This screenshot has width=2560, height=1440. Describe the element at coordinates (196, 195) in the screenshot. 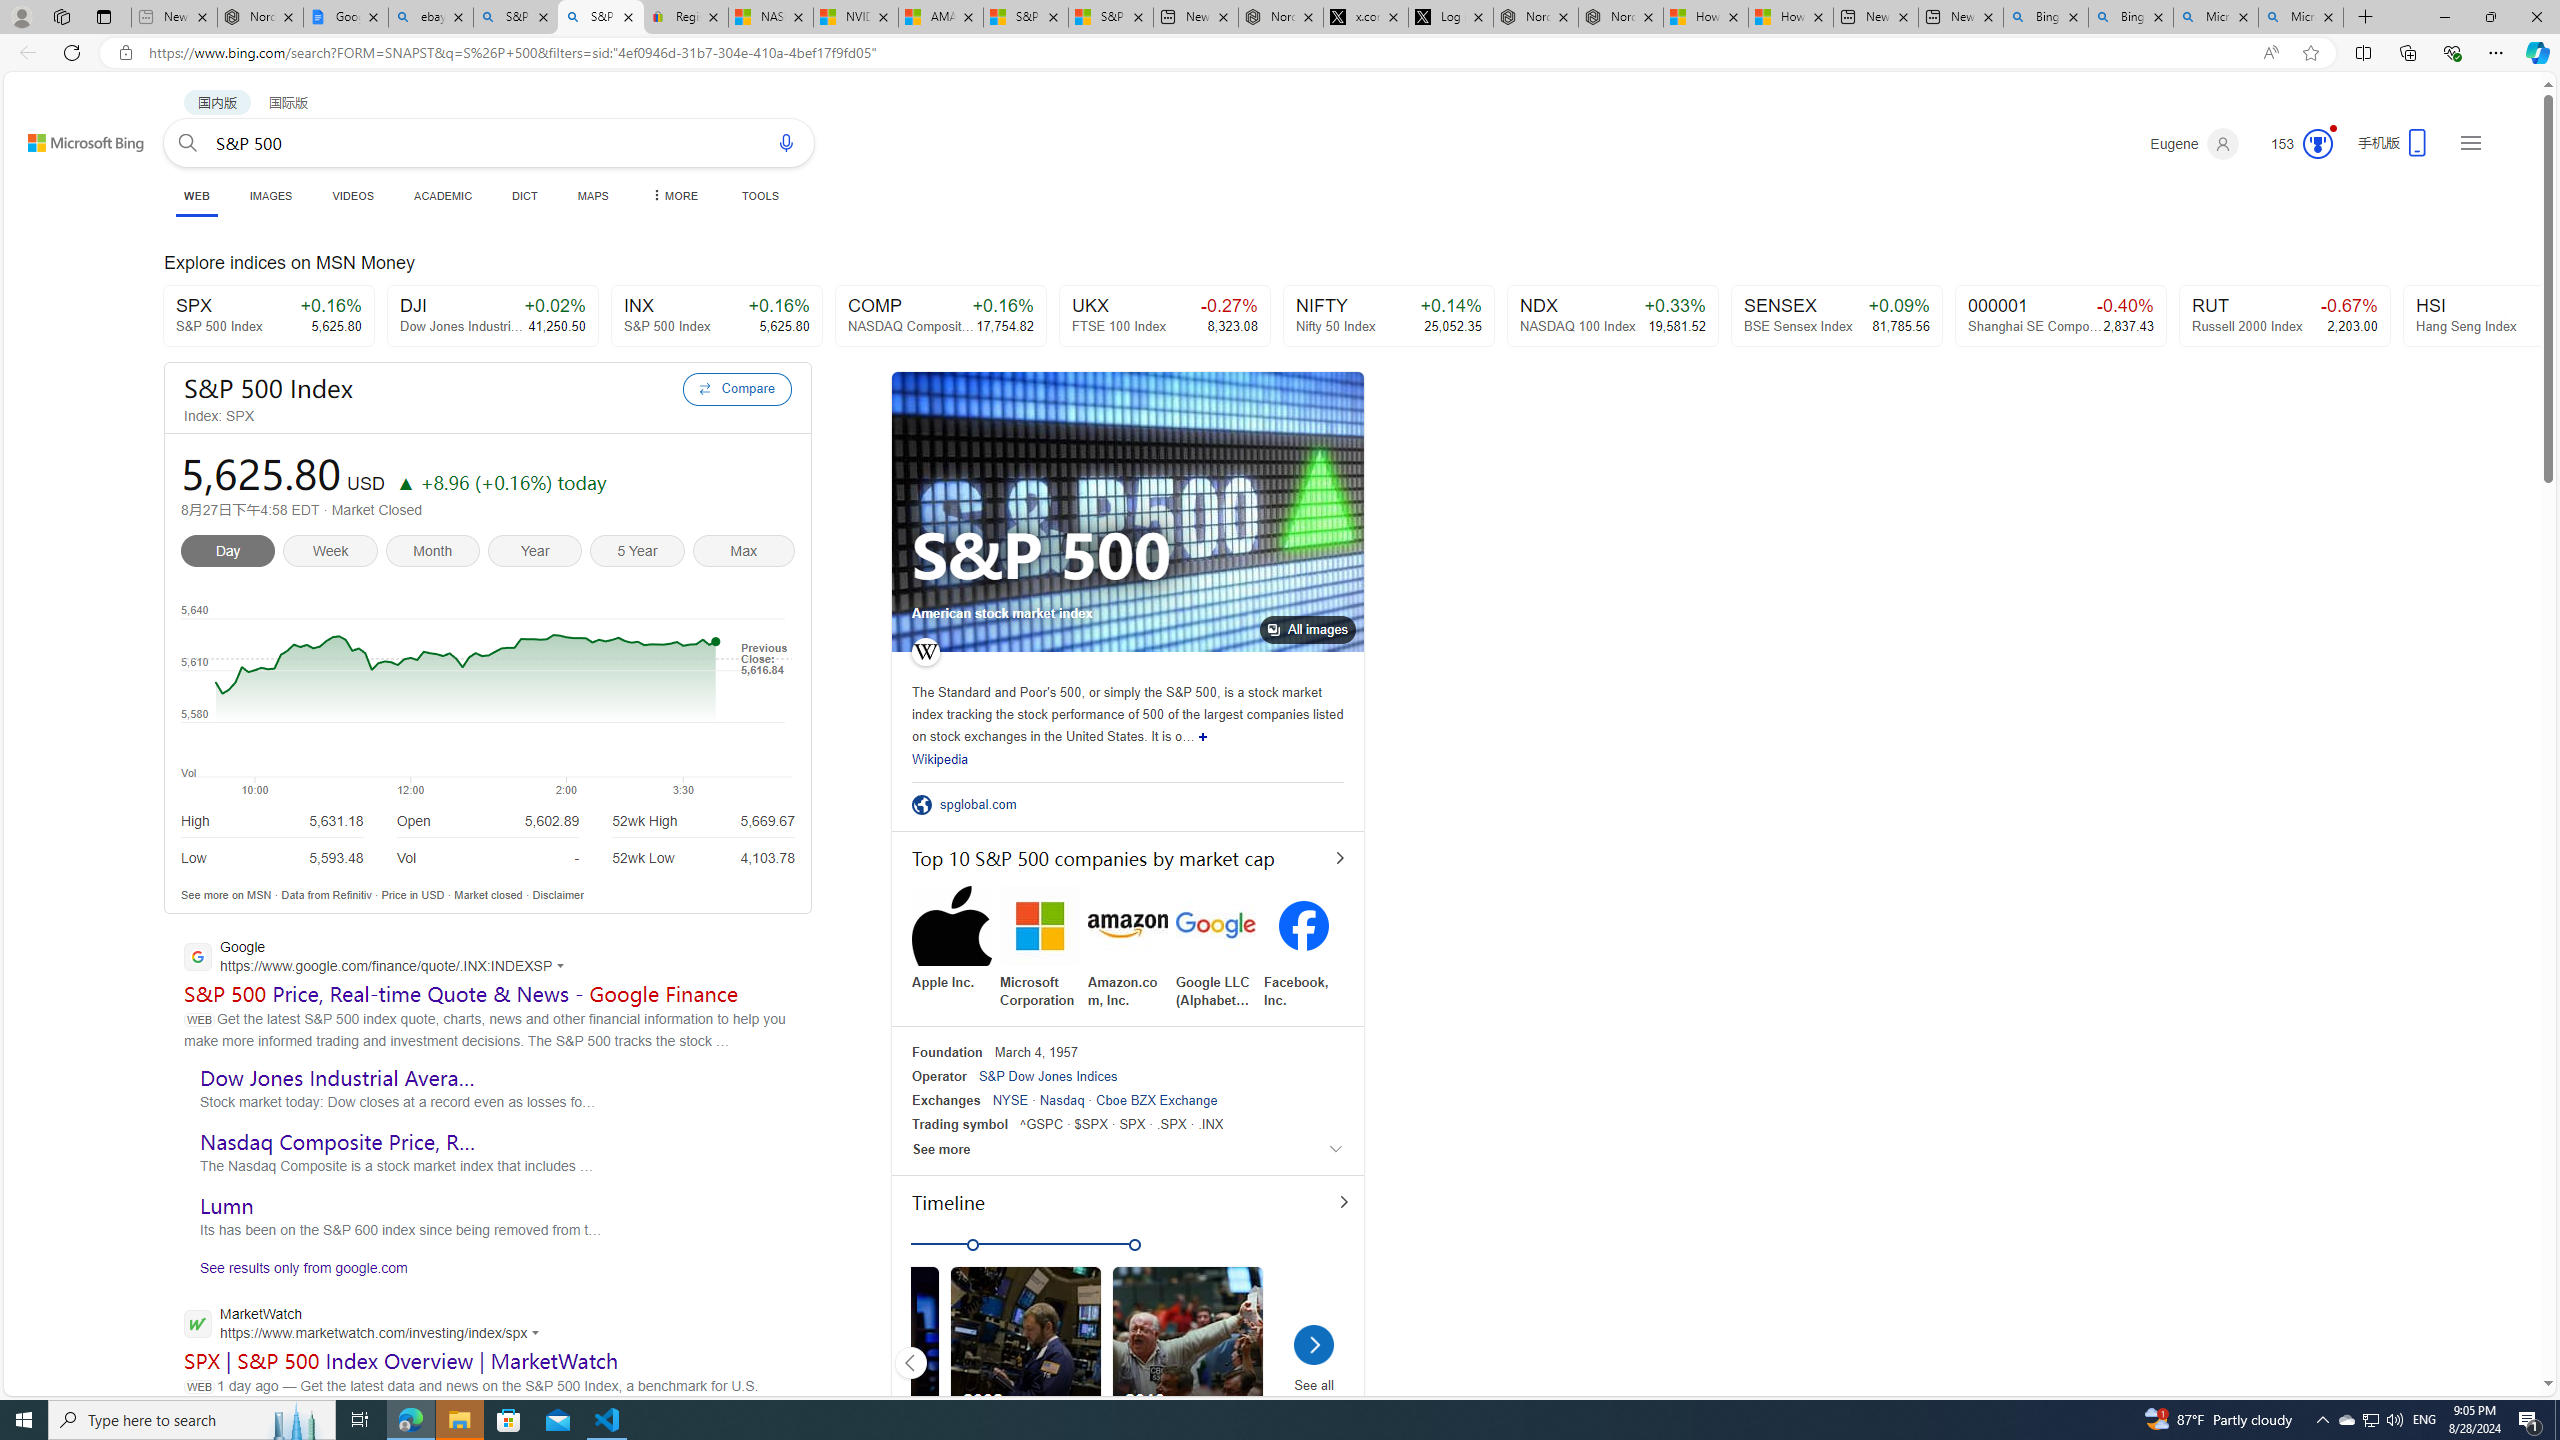

I see `'WEB'` at that location.